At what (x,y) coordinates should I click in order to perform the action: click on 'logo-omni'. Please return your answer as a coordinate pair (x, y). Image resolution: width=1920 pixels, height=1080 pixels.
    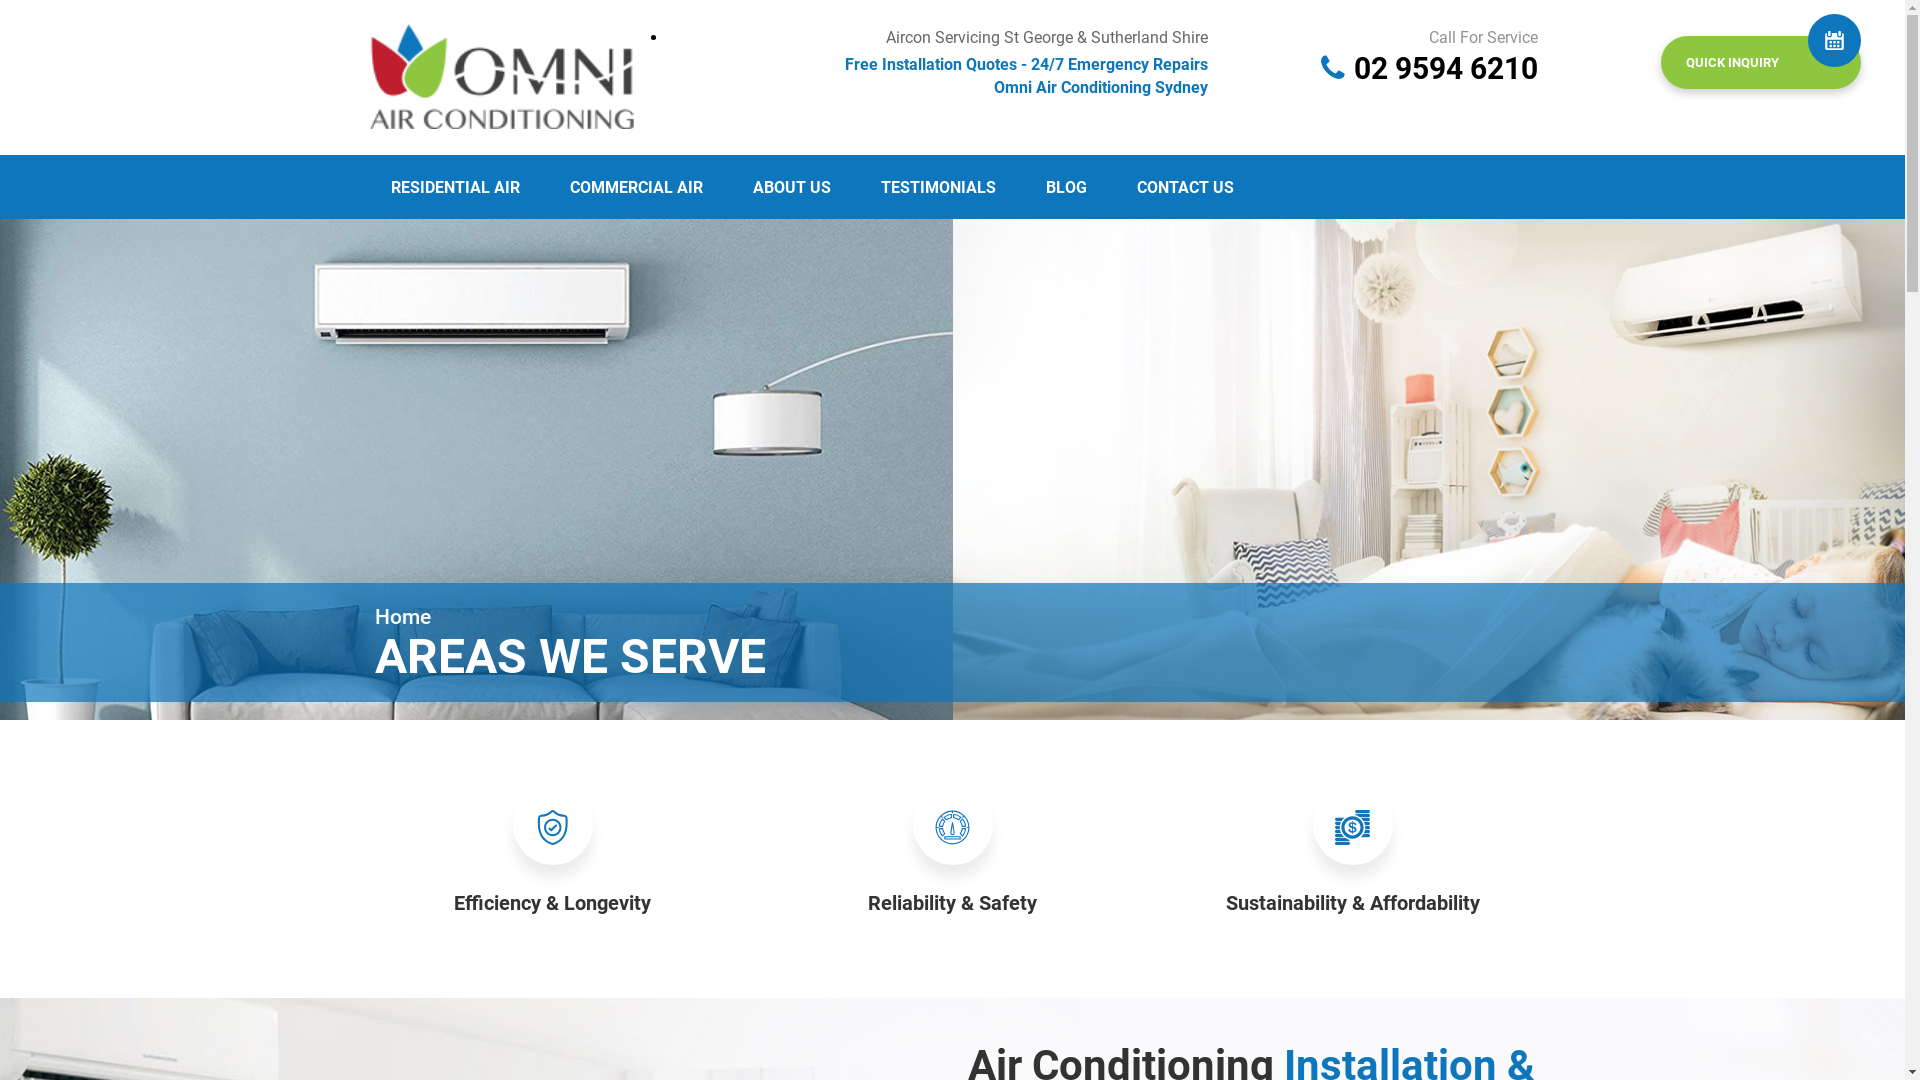
    Looking at the image, I should click on (503, 72).